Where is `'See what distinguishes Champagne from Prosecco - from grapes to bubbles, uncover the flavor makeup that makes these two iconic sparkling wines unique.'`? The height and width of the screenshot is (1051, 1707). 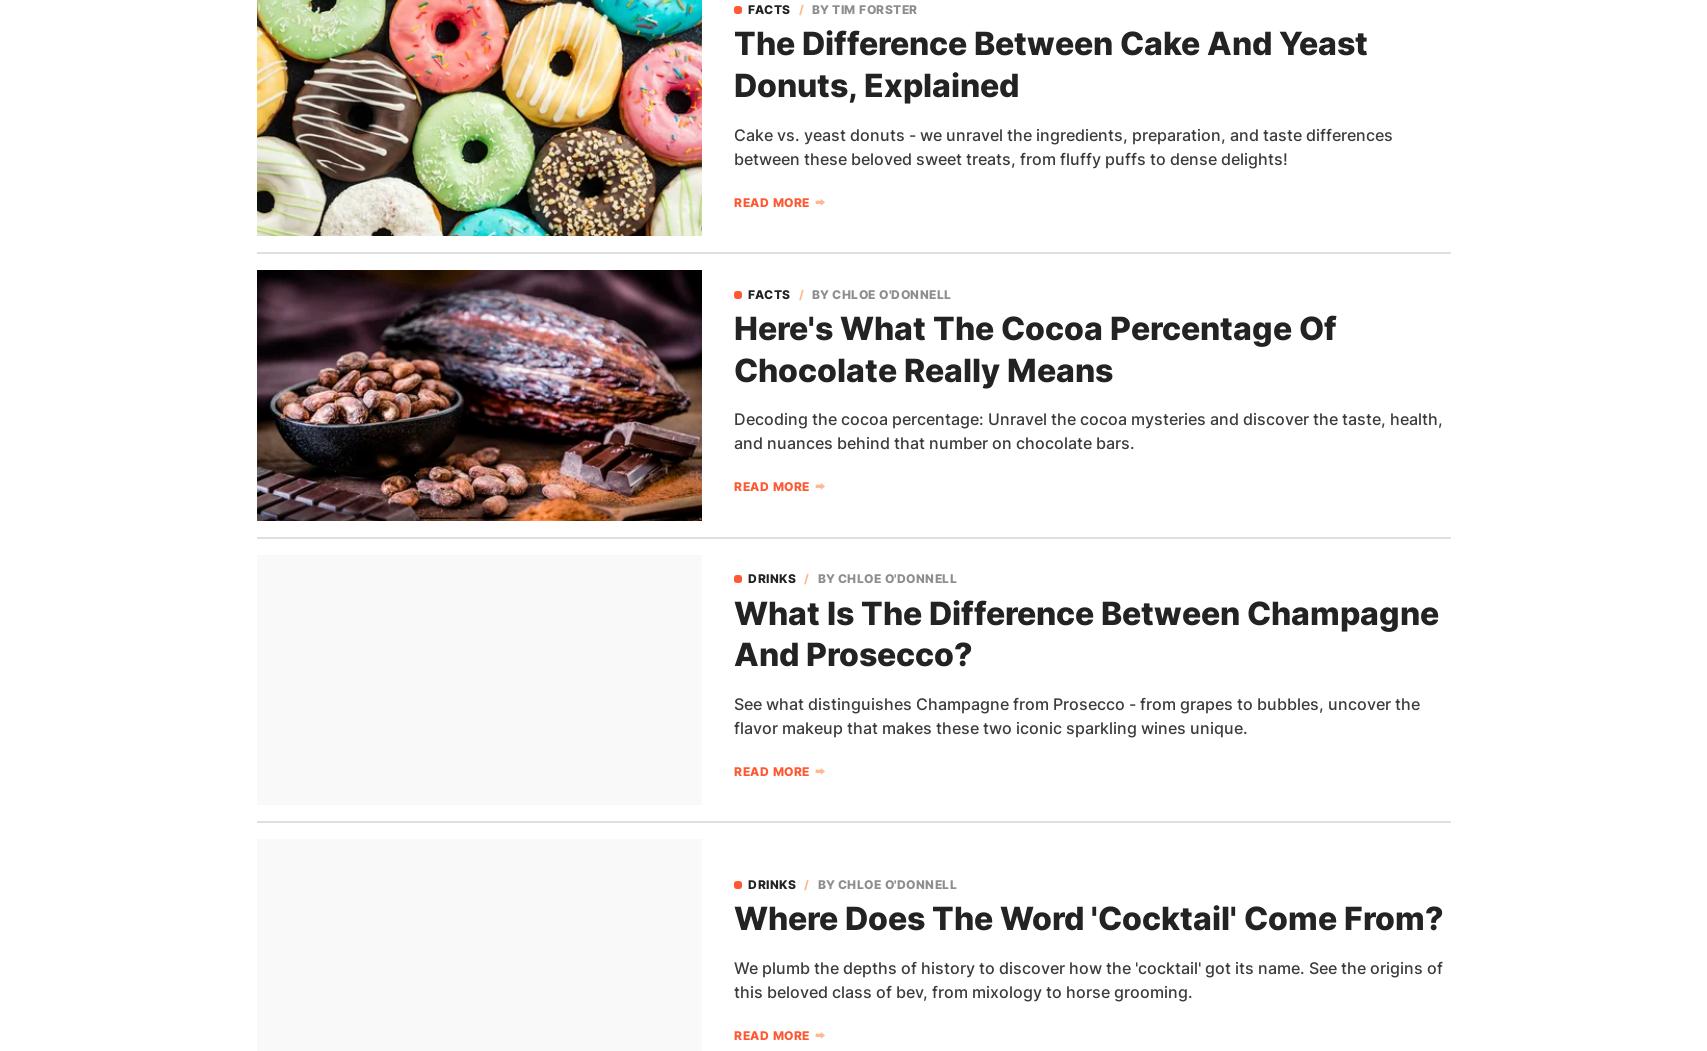
'See what distinguishes Champagne from Prosecco - from grapes to bubbles, uncover the flavor makeup that makes these two iconic sparkling wines unique.' is located at coordinates (1075, 713).